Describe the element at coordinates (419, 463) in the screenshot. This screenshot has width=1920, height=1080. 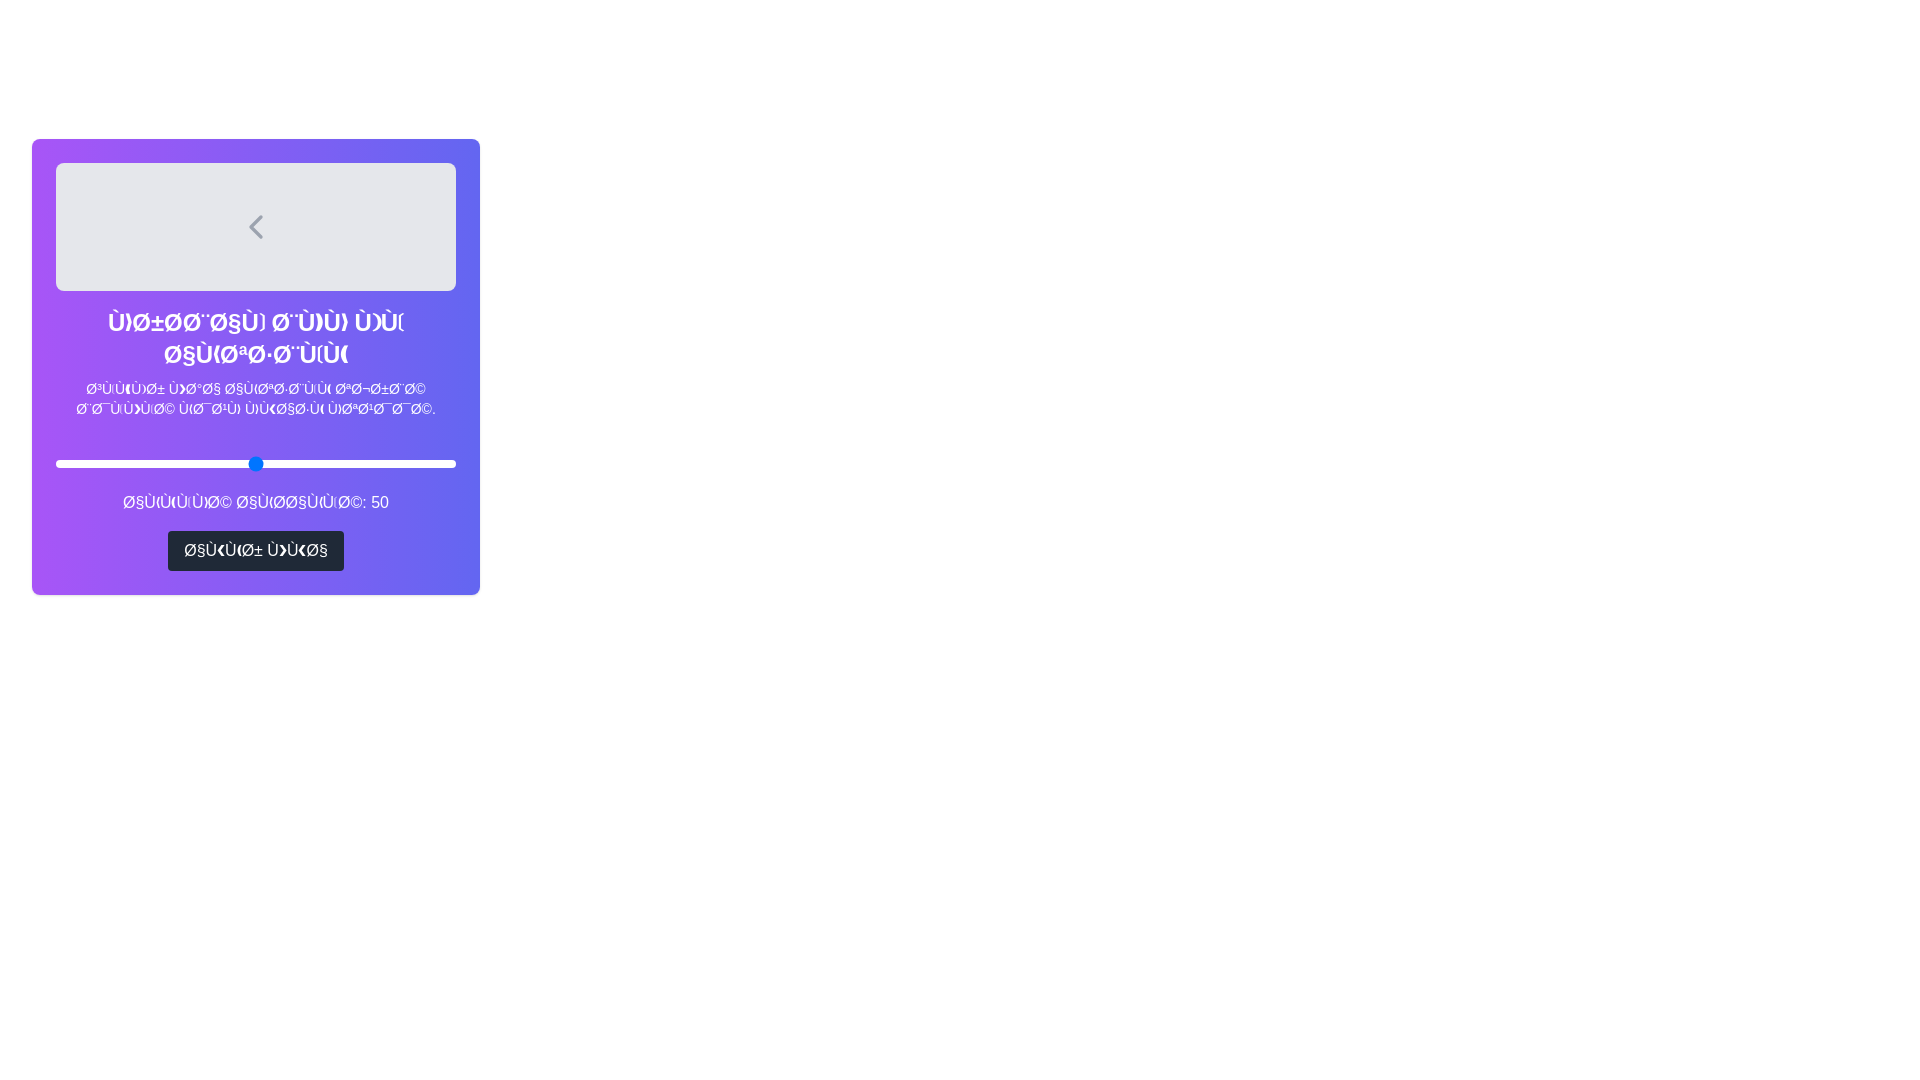
I see `the slider value` at that location.